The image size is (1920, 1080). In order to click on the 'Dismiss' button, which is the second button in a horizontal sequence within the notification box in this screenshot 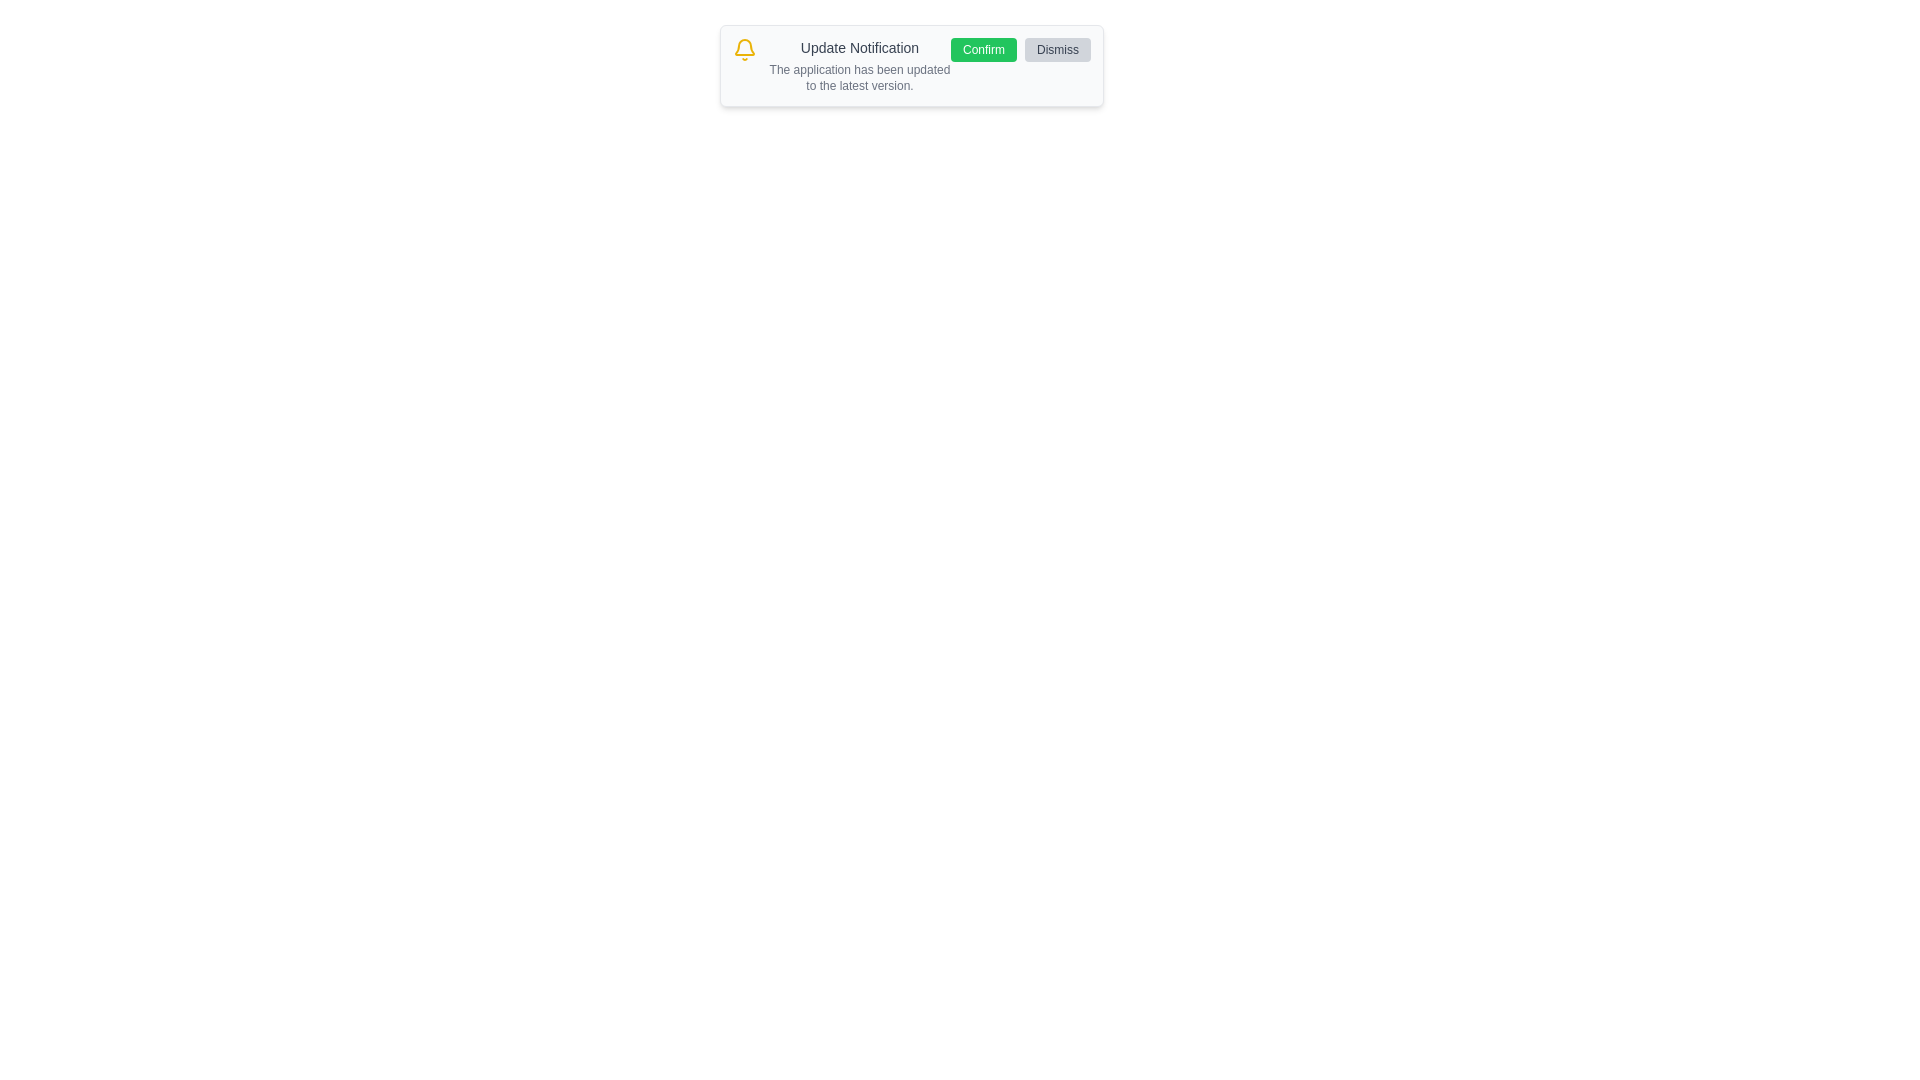, I will do `click(1056, 49)`.